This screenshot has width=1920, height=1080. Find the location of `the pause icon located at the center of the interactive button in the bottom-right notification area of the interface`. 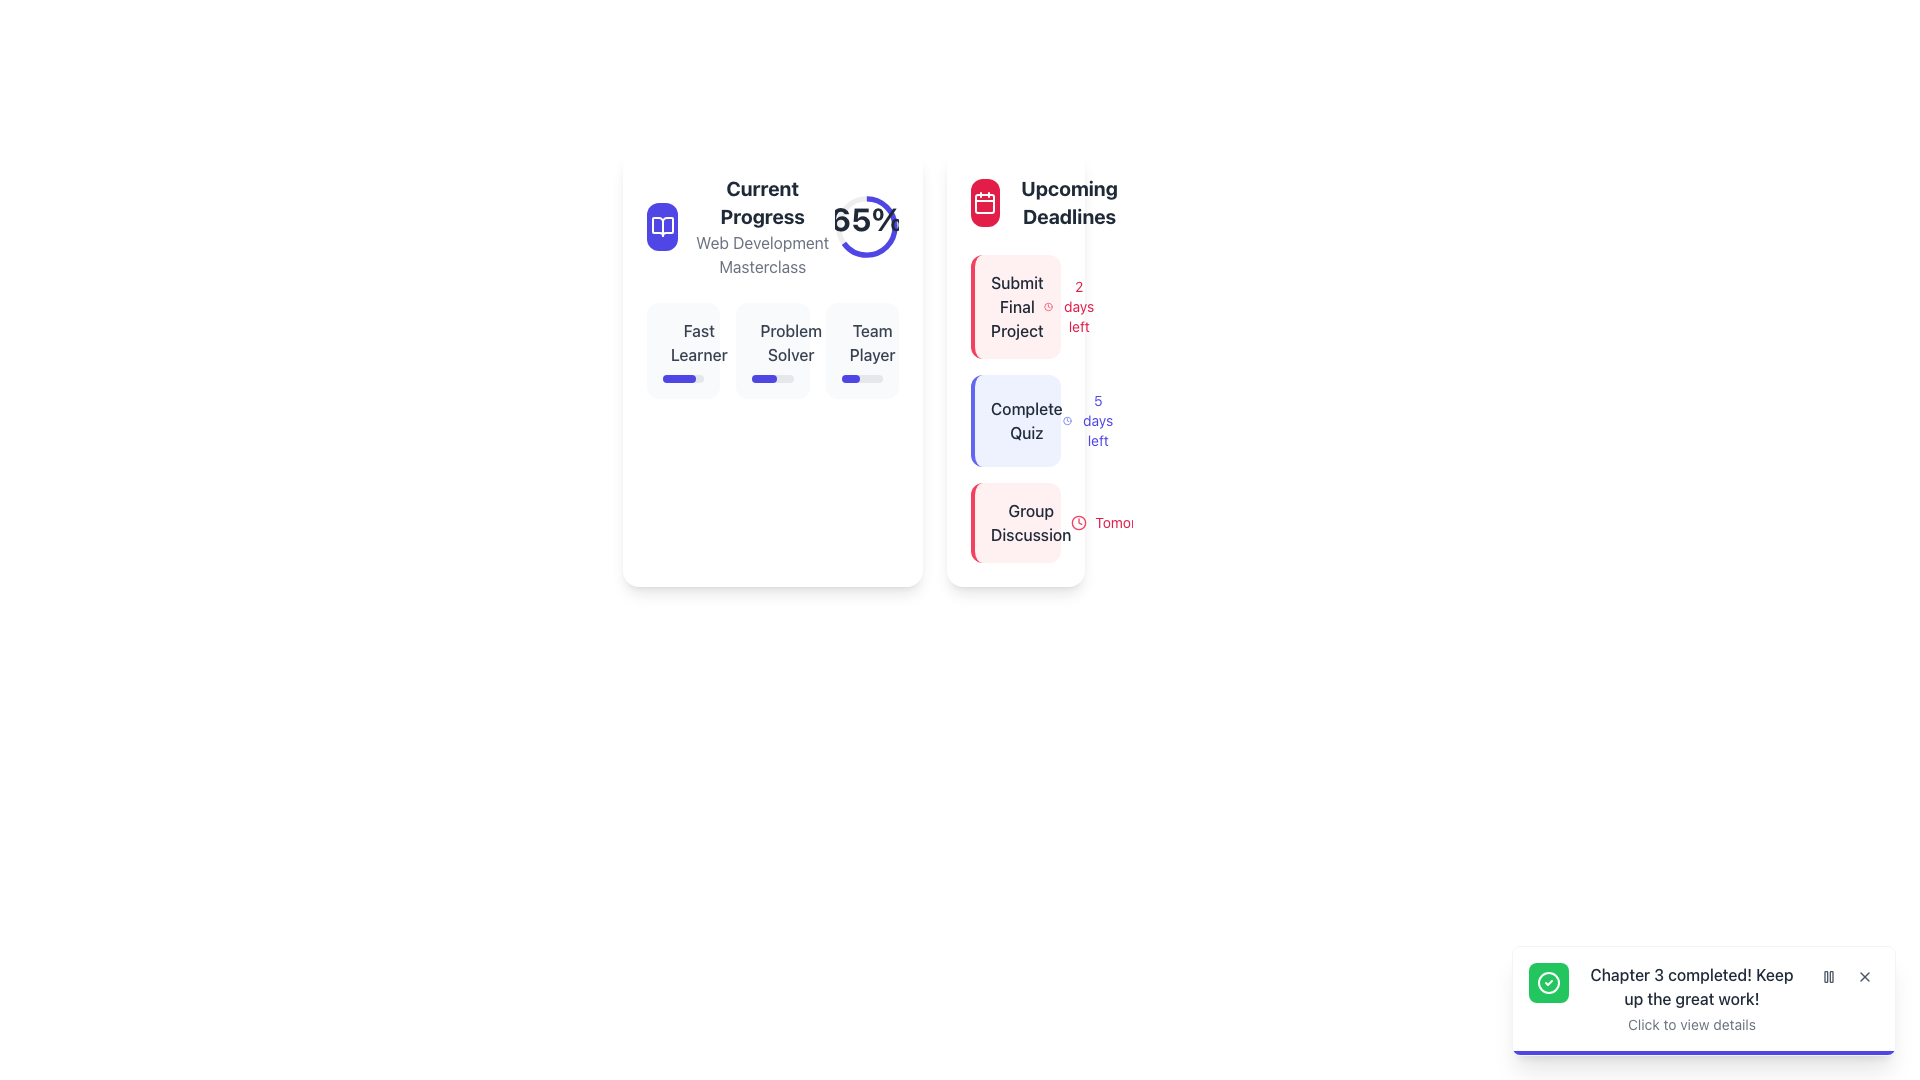

the pause icon located at the center of the interactive button in the bottom-right notification area of the interface is located at coordinates (1828, 975).